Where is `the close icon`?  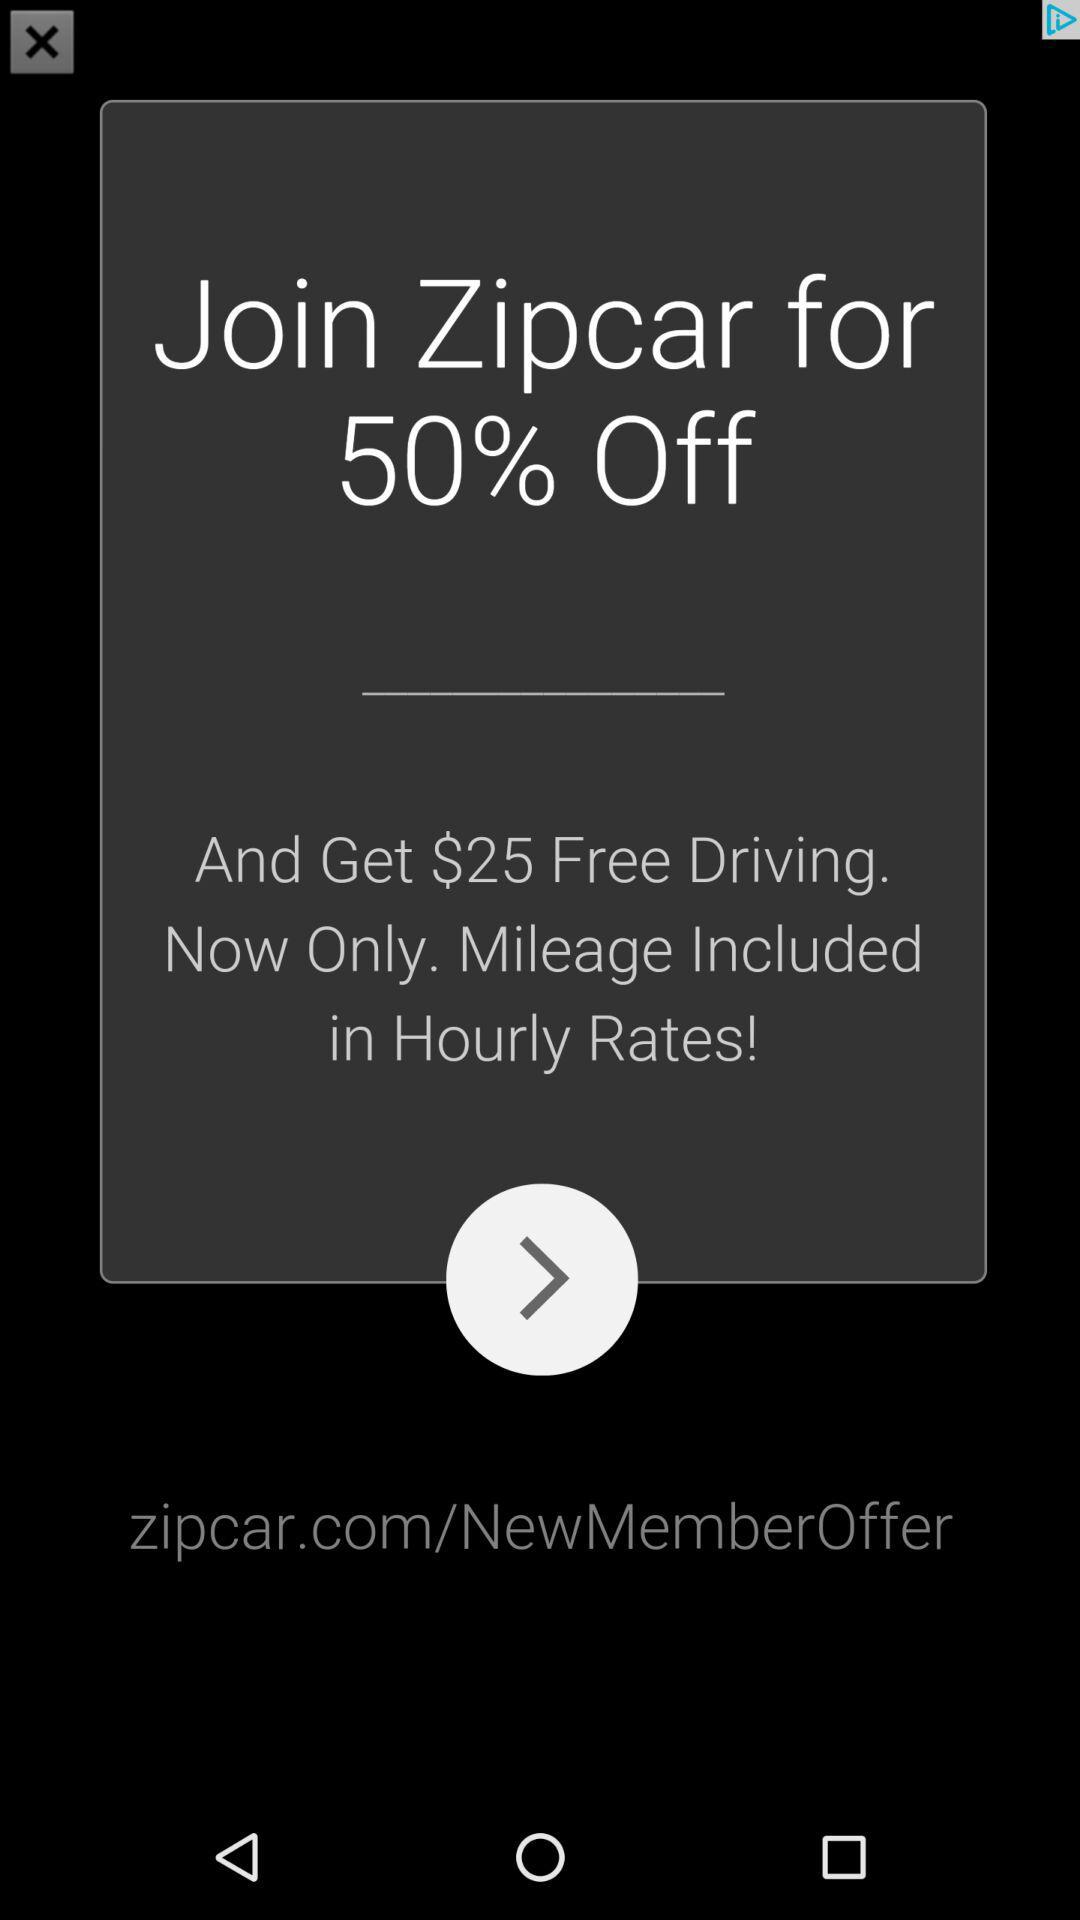 the close icon is located at coordinates (42, 44).